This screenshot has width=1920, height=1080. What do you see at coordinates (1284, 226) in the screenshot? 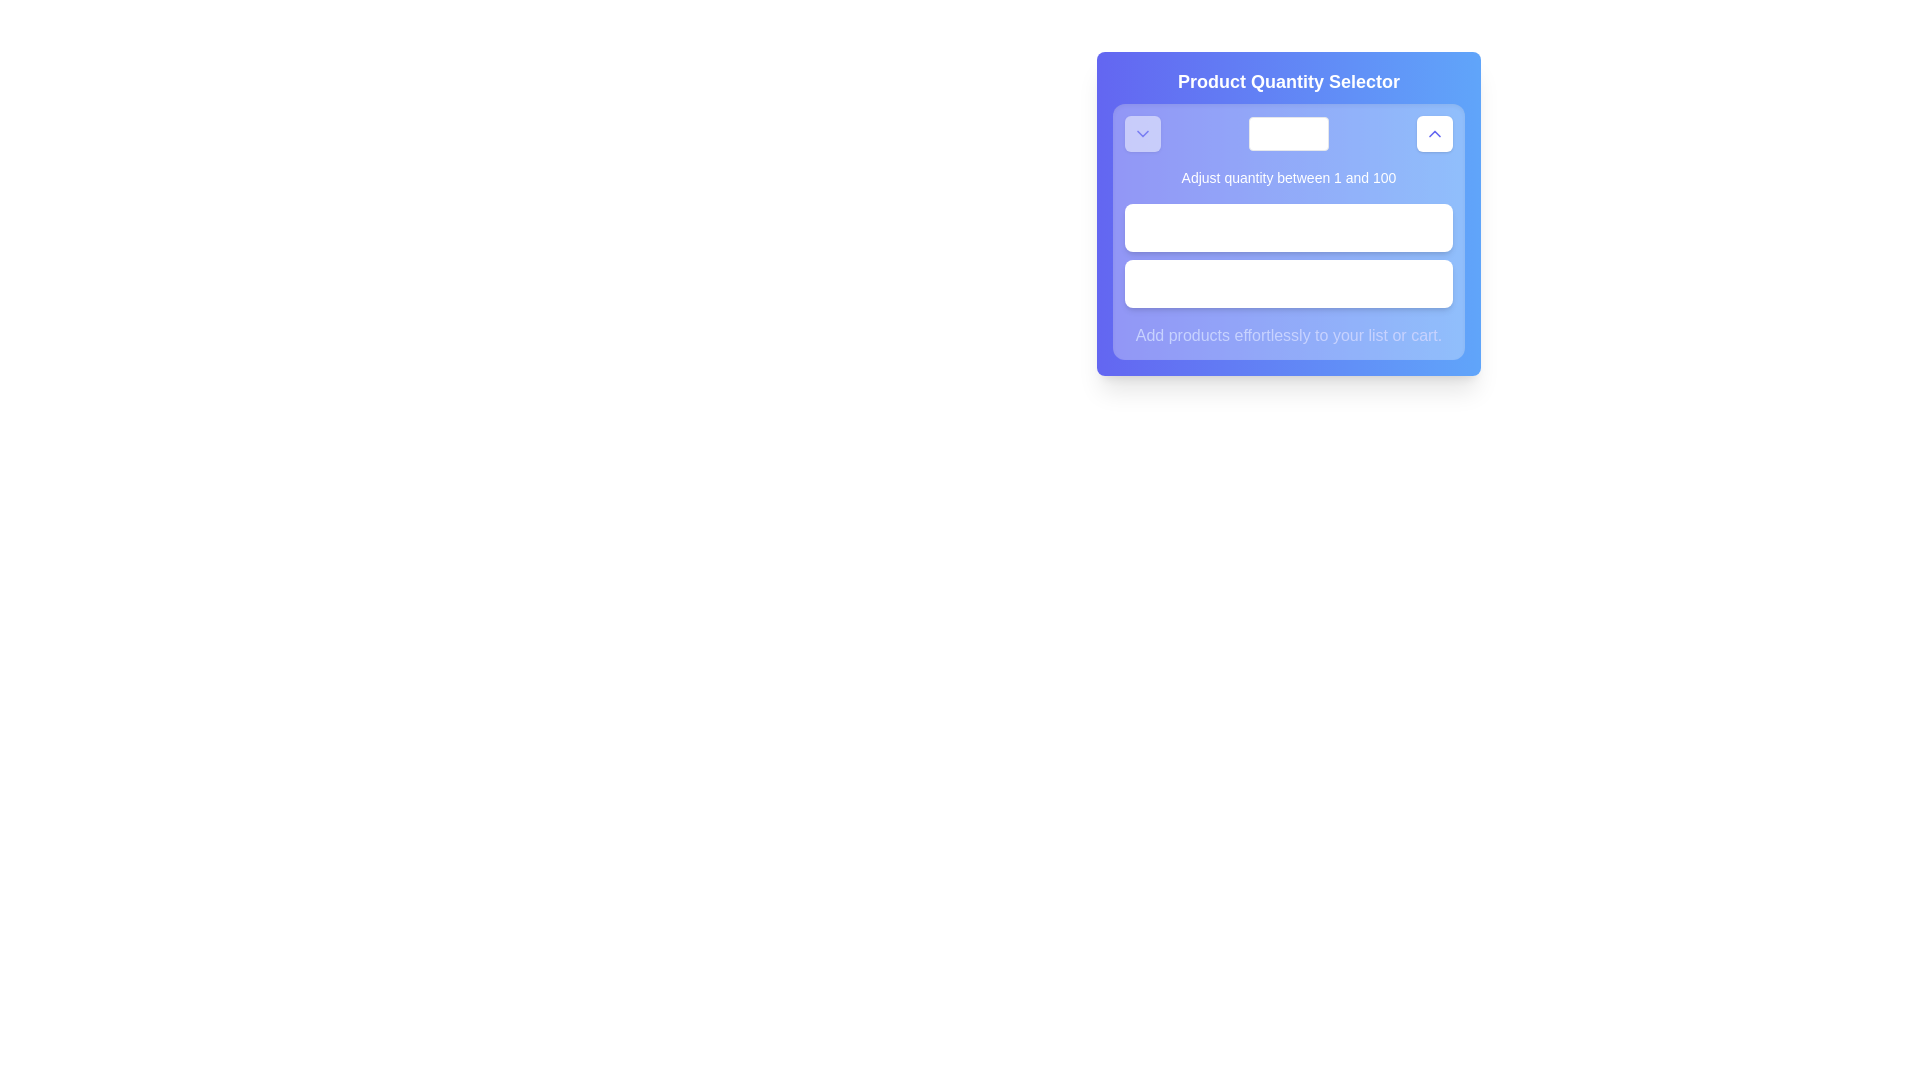
I see `the quantity` at bounding box center [1284, 226].